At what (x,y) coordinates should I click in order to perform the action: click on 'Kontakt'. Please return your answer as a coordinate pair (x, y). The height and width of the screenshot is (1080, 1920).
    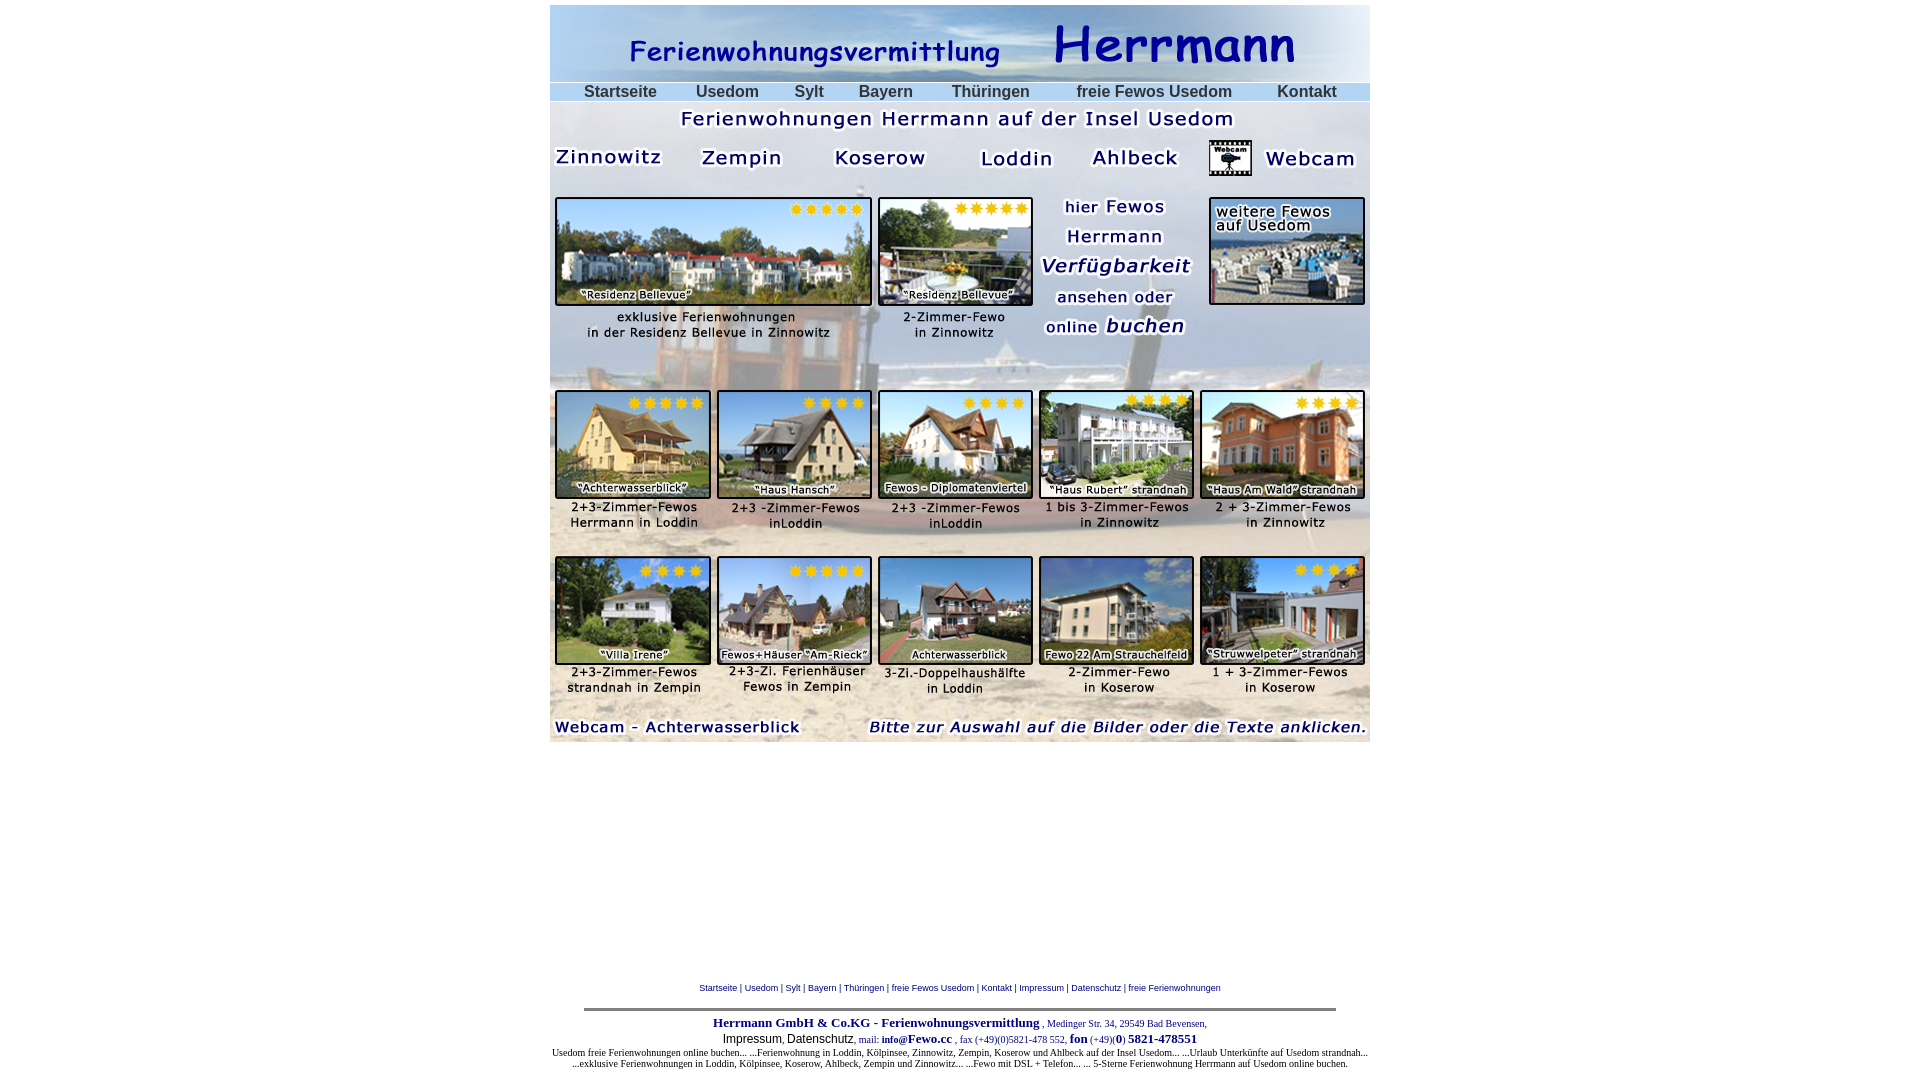
    Looking at the image, I should click on (1275, 91).